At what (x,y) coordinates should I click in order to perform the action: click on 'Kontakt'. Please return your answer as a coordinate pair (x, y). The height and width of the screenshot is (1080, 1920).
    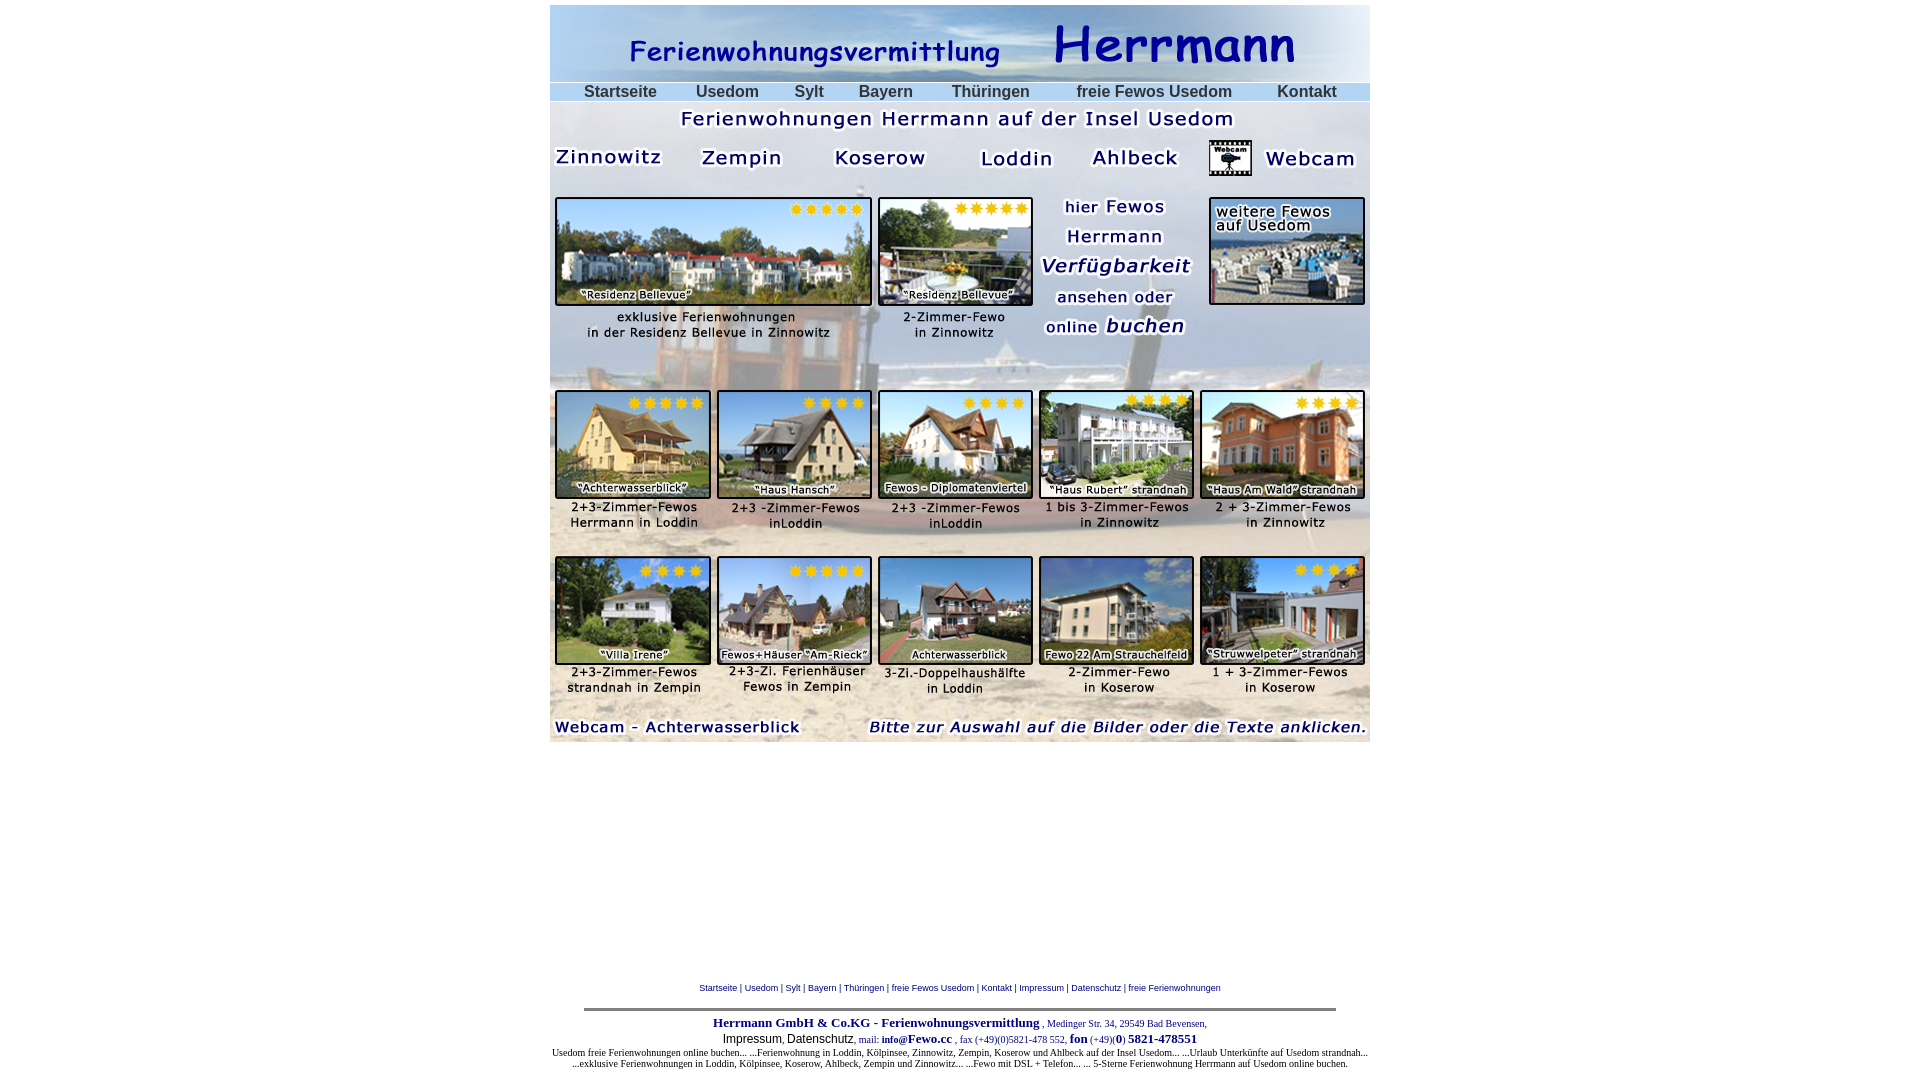
    Looking at the image, I should click on (1275, 91).